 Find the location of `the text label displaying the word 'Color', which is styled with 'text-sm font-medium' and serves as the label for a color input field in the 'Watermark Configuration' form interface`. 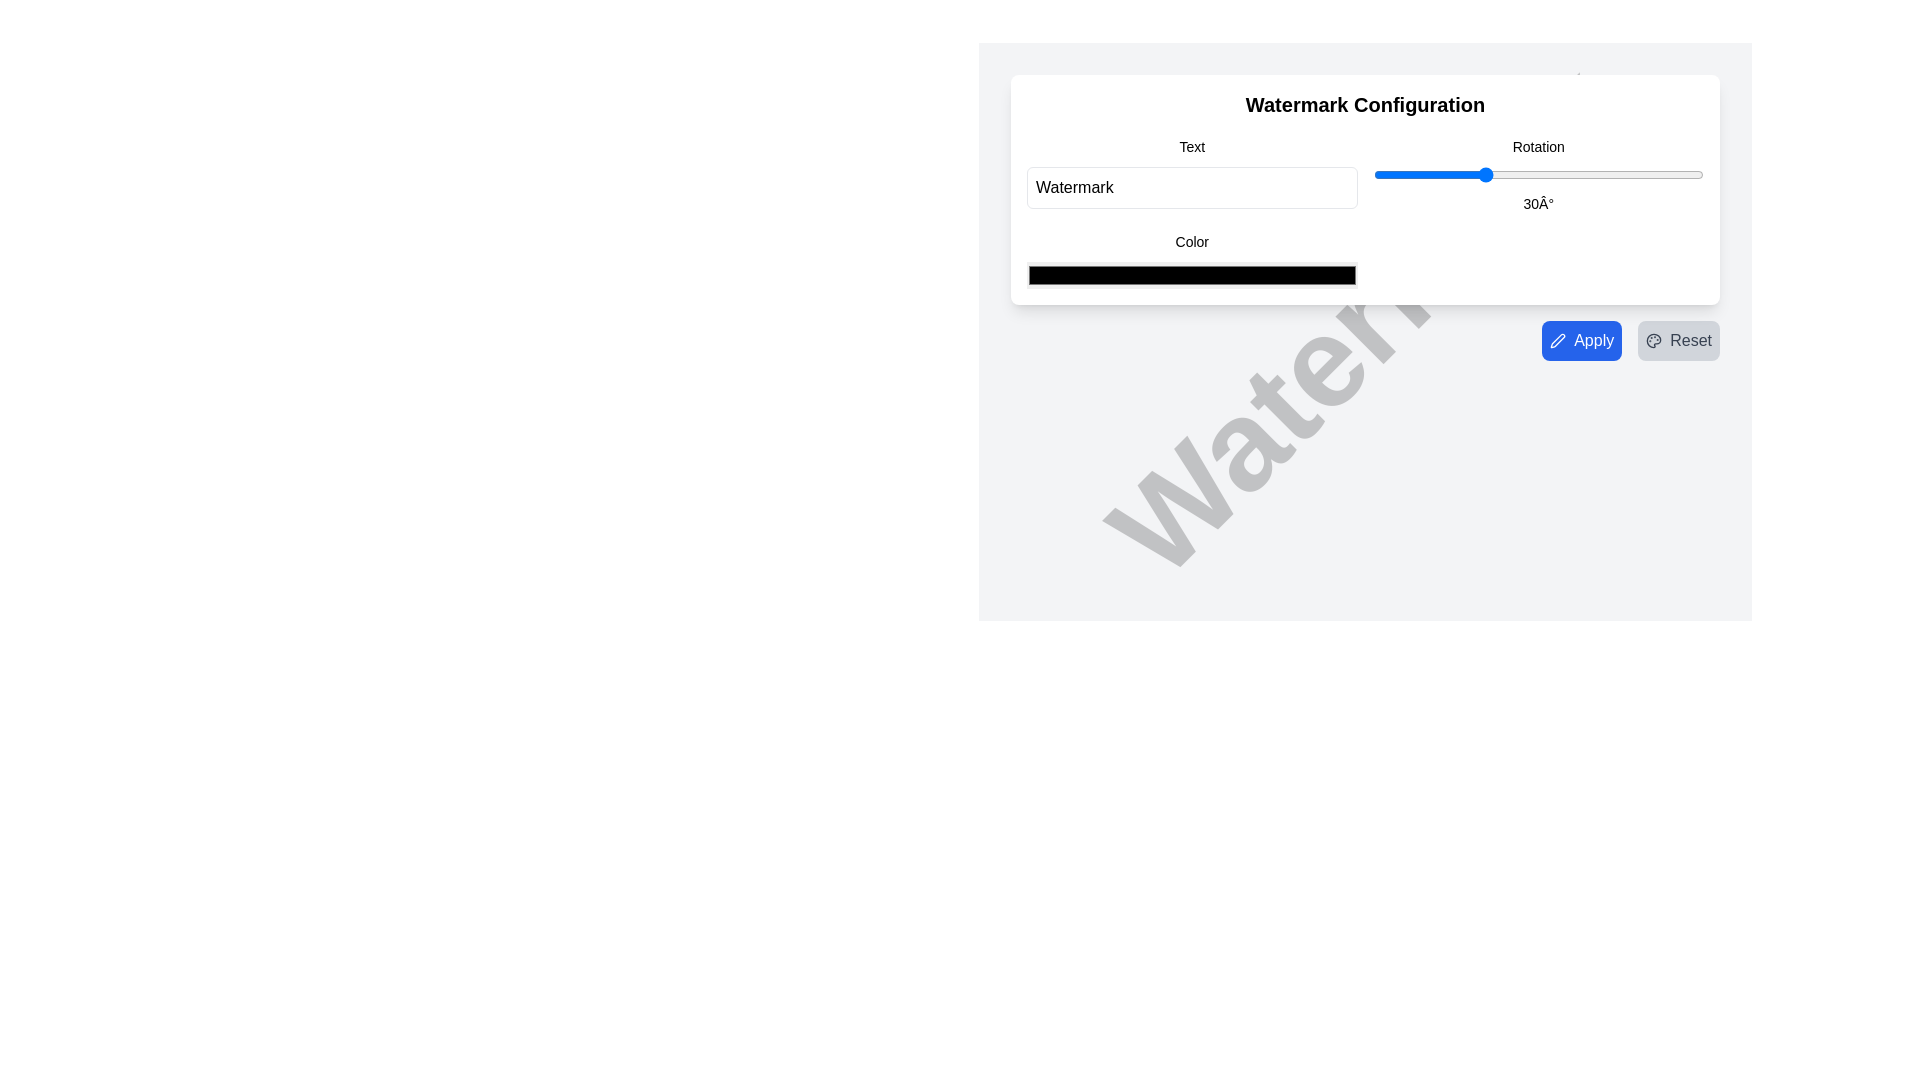

the text label displaying the word 'Color', which is styled with 'text-sm font-medium' and serves as the label for a color input field in the 'Watermark Configuration' form interface is located at coordinates (1192, 241).